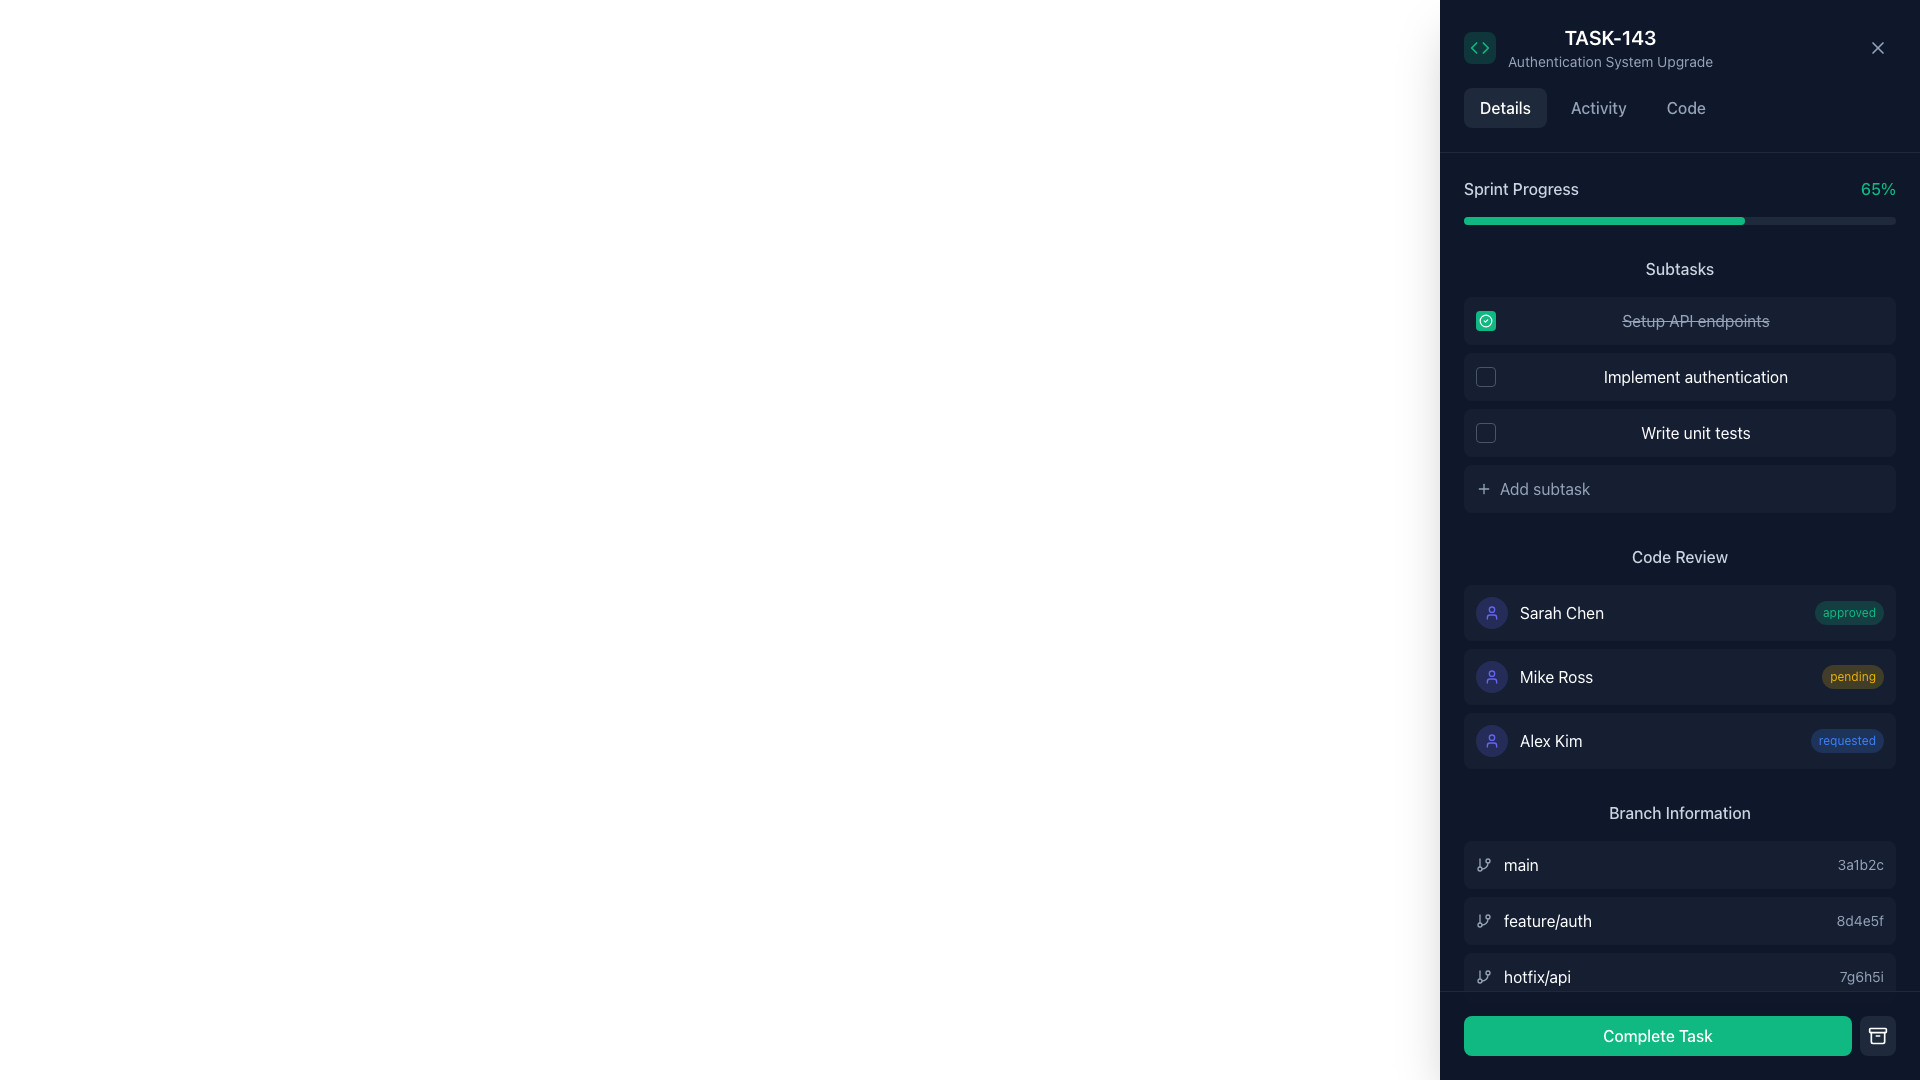 The height and width of the screenshot is (1080, 1920). What do you see at coordinates (1562, 220) in the screenshot?
I see `progress value` at bounding box center [1562, 220].